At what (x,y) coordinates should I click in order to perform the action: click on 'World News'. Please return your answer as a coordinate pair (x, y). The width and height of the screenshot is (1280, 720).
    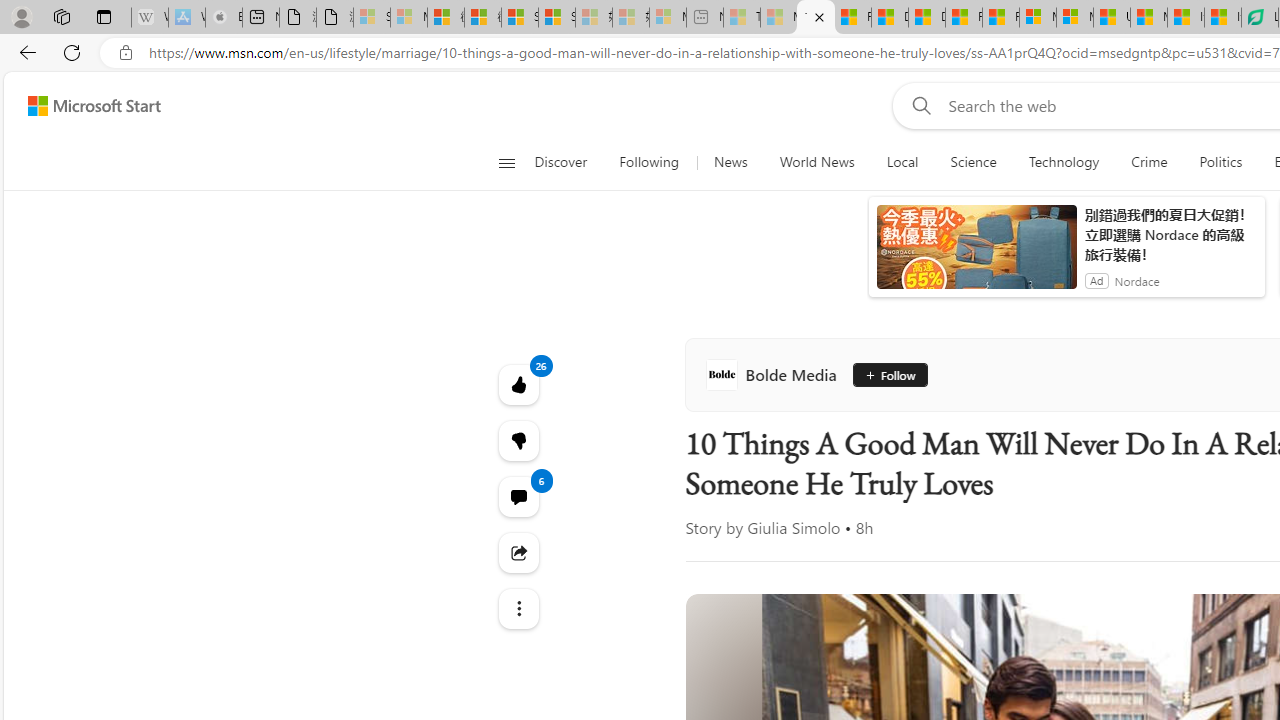
    Looking at the image, I should click on (817, 162).